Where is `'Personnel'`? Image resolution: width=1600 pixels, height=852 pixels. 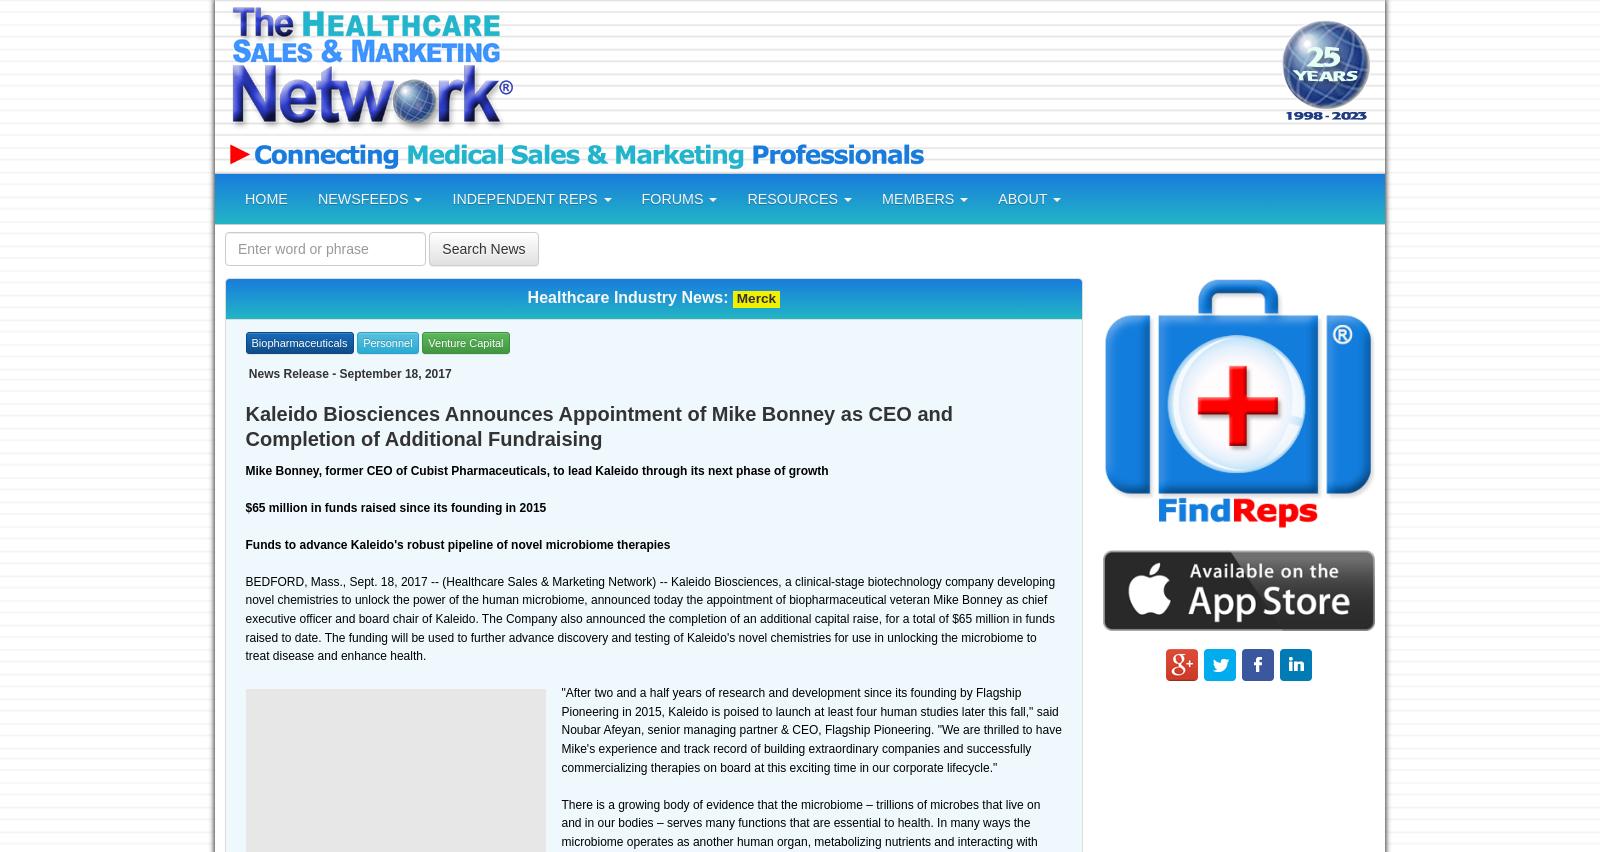
'Personnel' is located at coordinates (387, 341).